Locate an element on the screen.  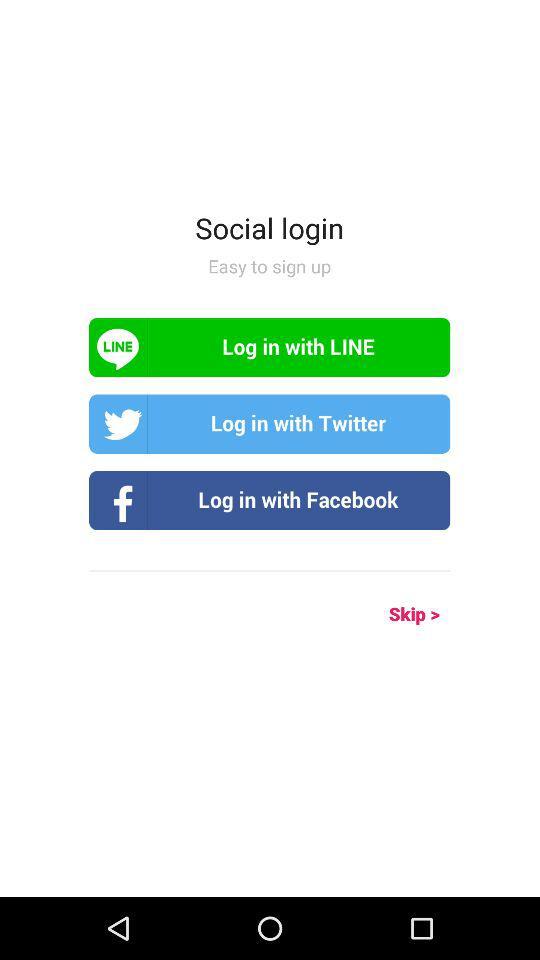
log in button is located at coordinates (269, 347).